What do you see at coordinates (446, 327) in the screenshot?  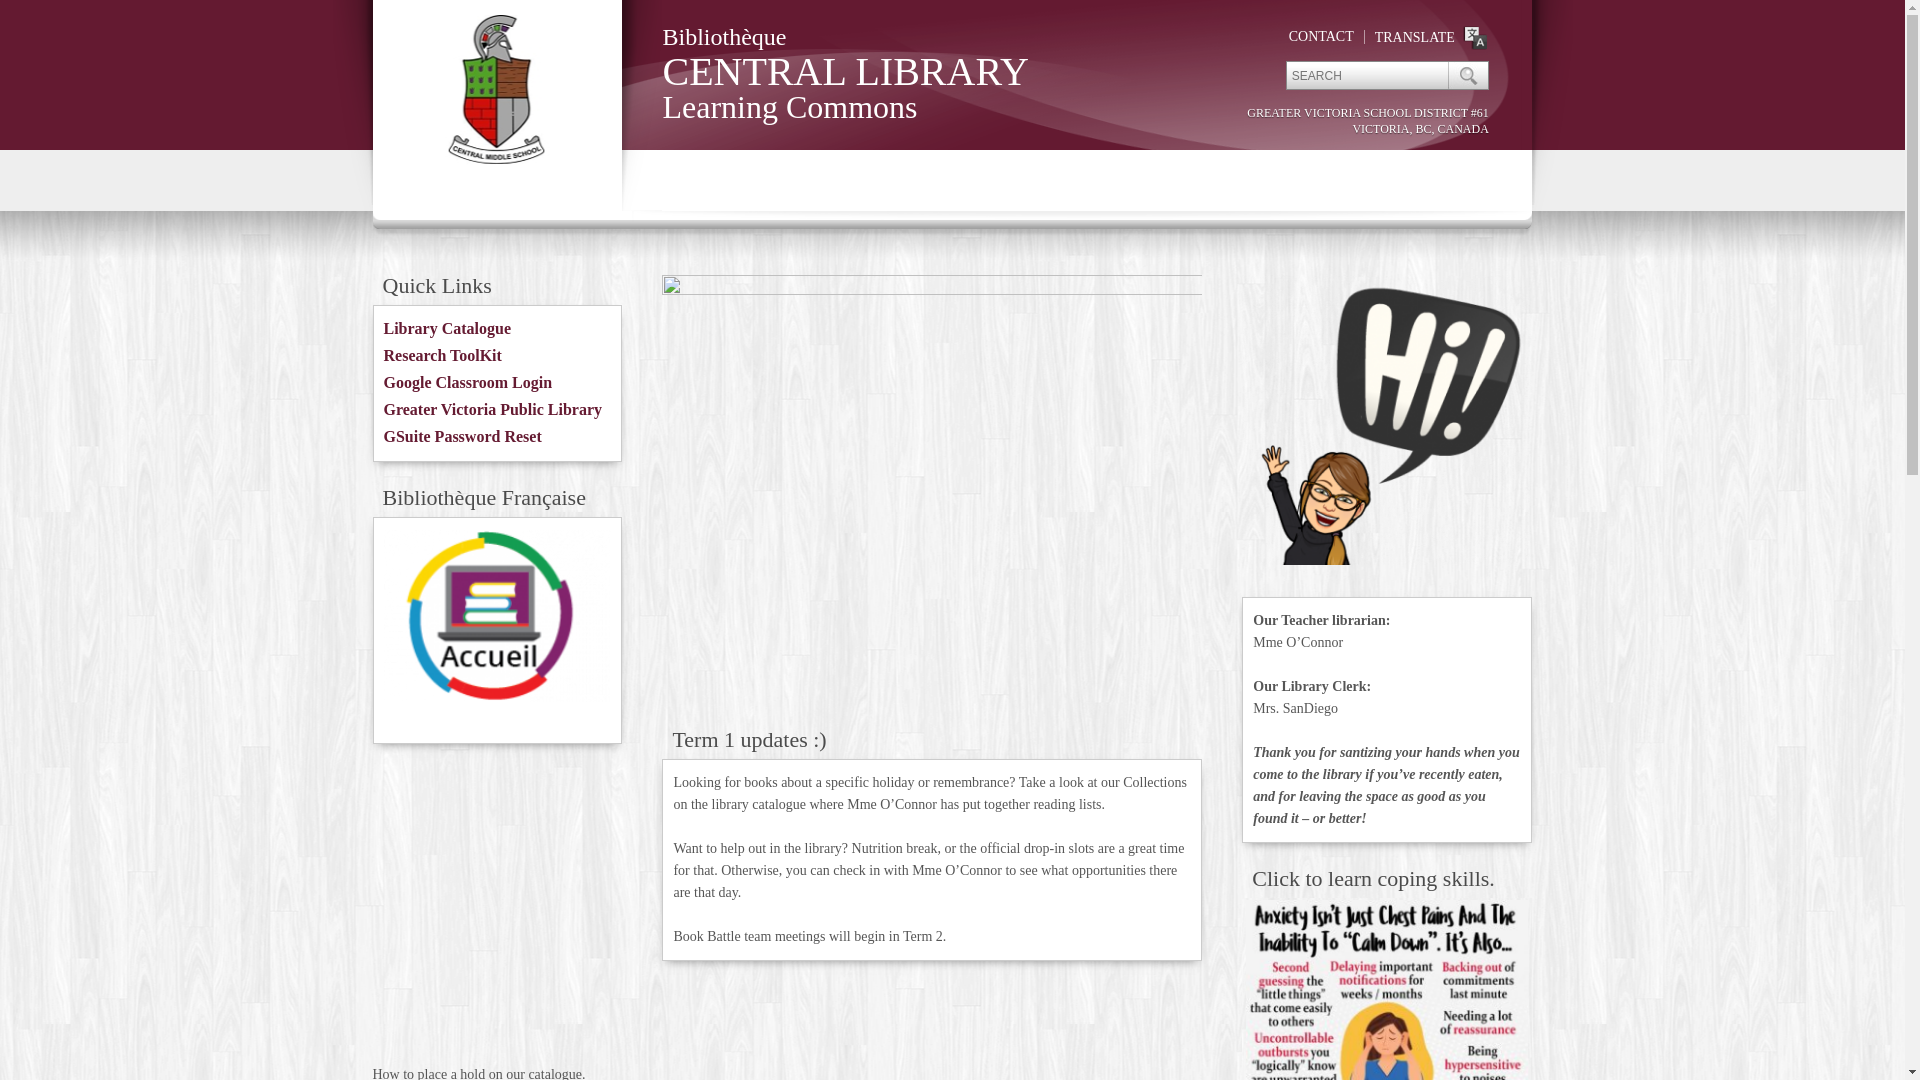 I see `'Library Catalogue'` at bounding box center [446, 327].